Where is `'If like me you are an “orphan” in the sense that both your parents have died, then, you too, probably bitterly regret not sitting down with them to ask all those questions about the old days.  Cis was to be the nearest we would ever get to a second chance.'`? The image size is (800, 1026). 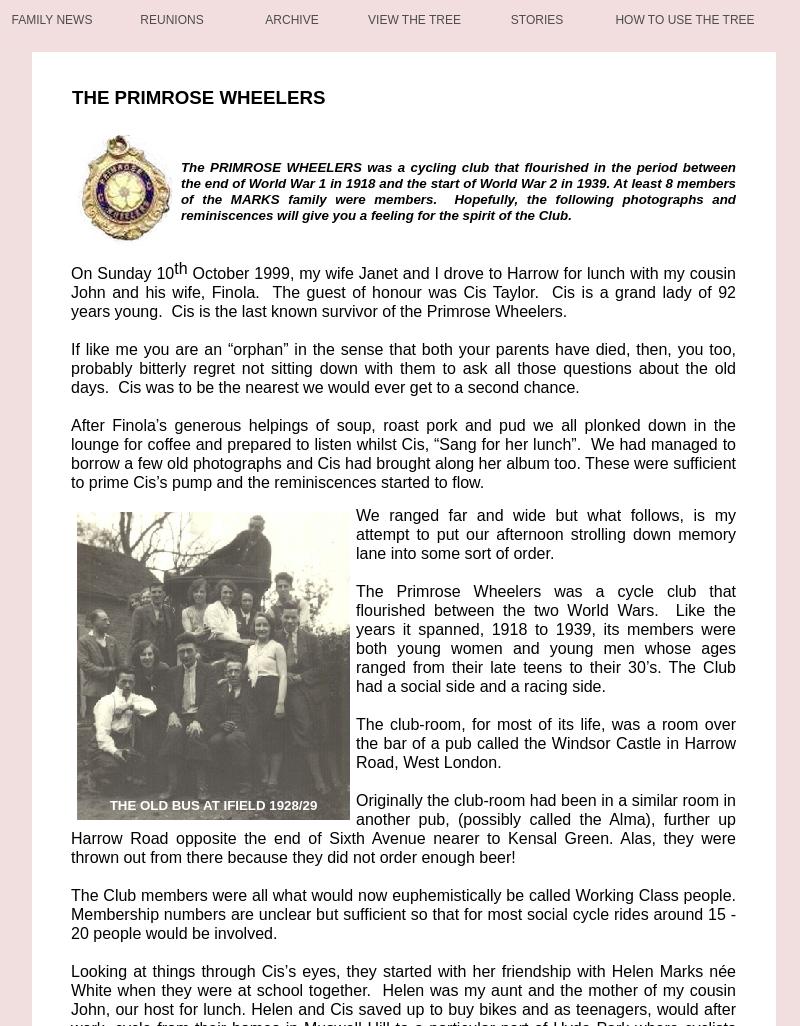 'If like me you are an “orphan” in the sense that both your parents have died, then, you too, probably bitterly regret not sitting down with them to ask all those questions about the old days.  Cis was to be the nearest we would ever get to a second chance.' is located at coordinates (403, 367).